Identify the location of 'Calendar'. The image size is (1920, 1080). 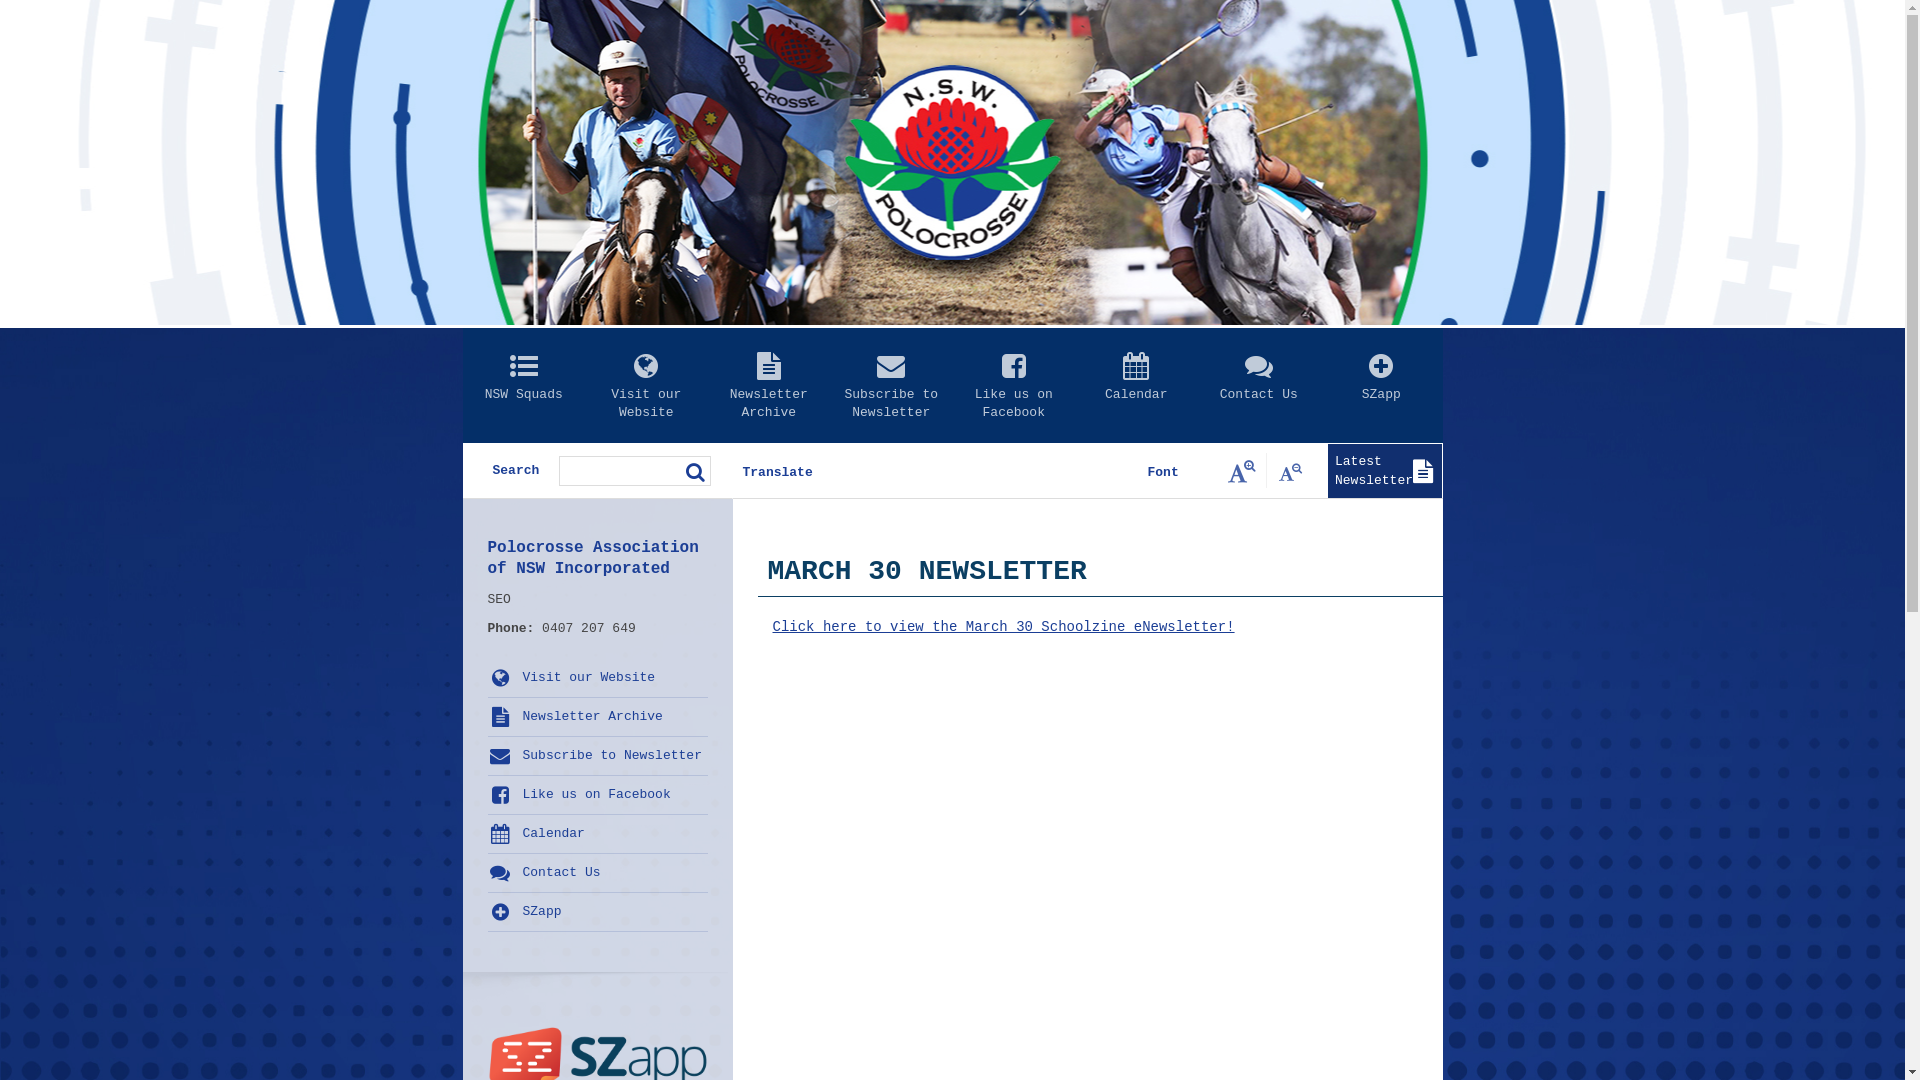
(488, 833).